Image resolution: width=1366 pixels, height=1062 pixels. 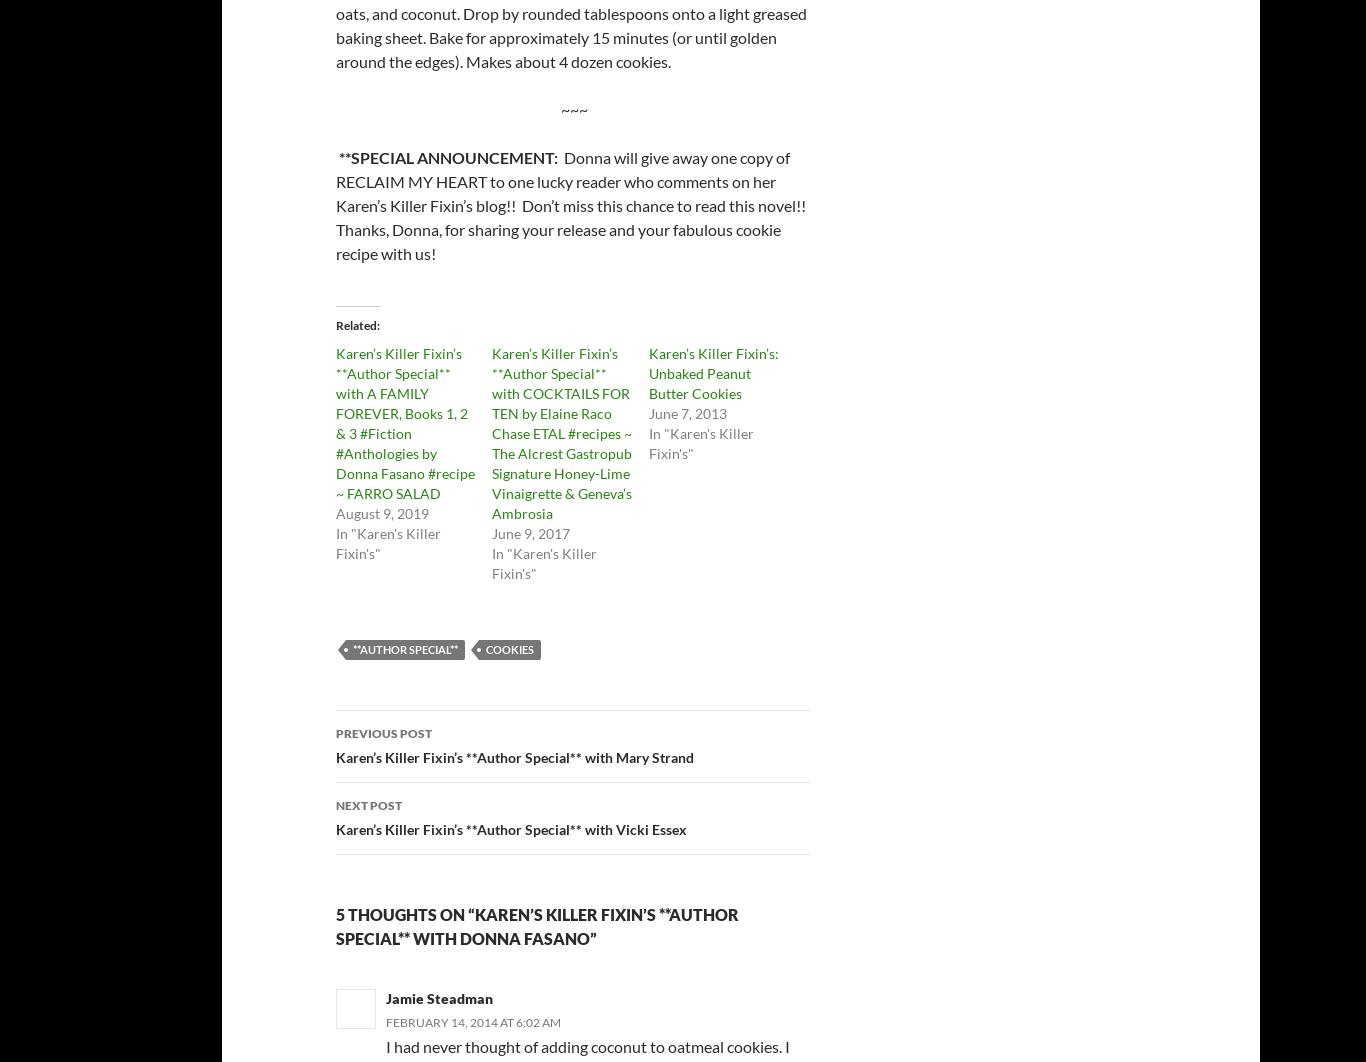 I want to click on 'Next Post', so click(x=336, y=804).